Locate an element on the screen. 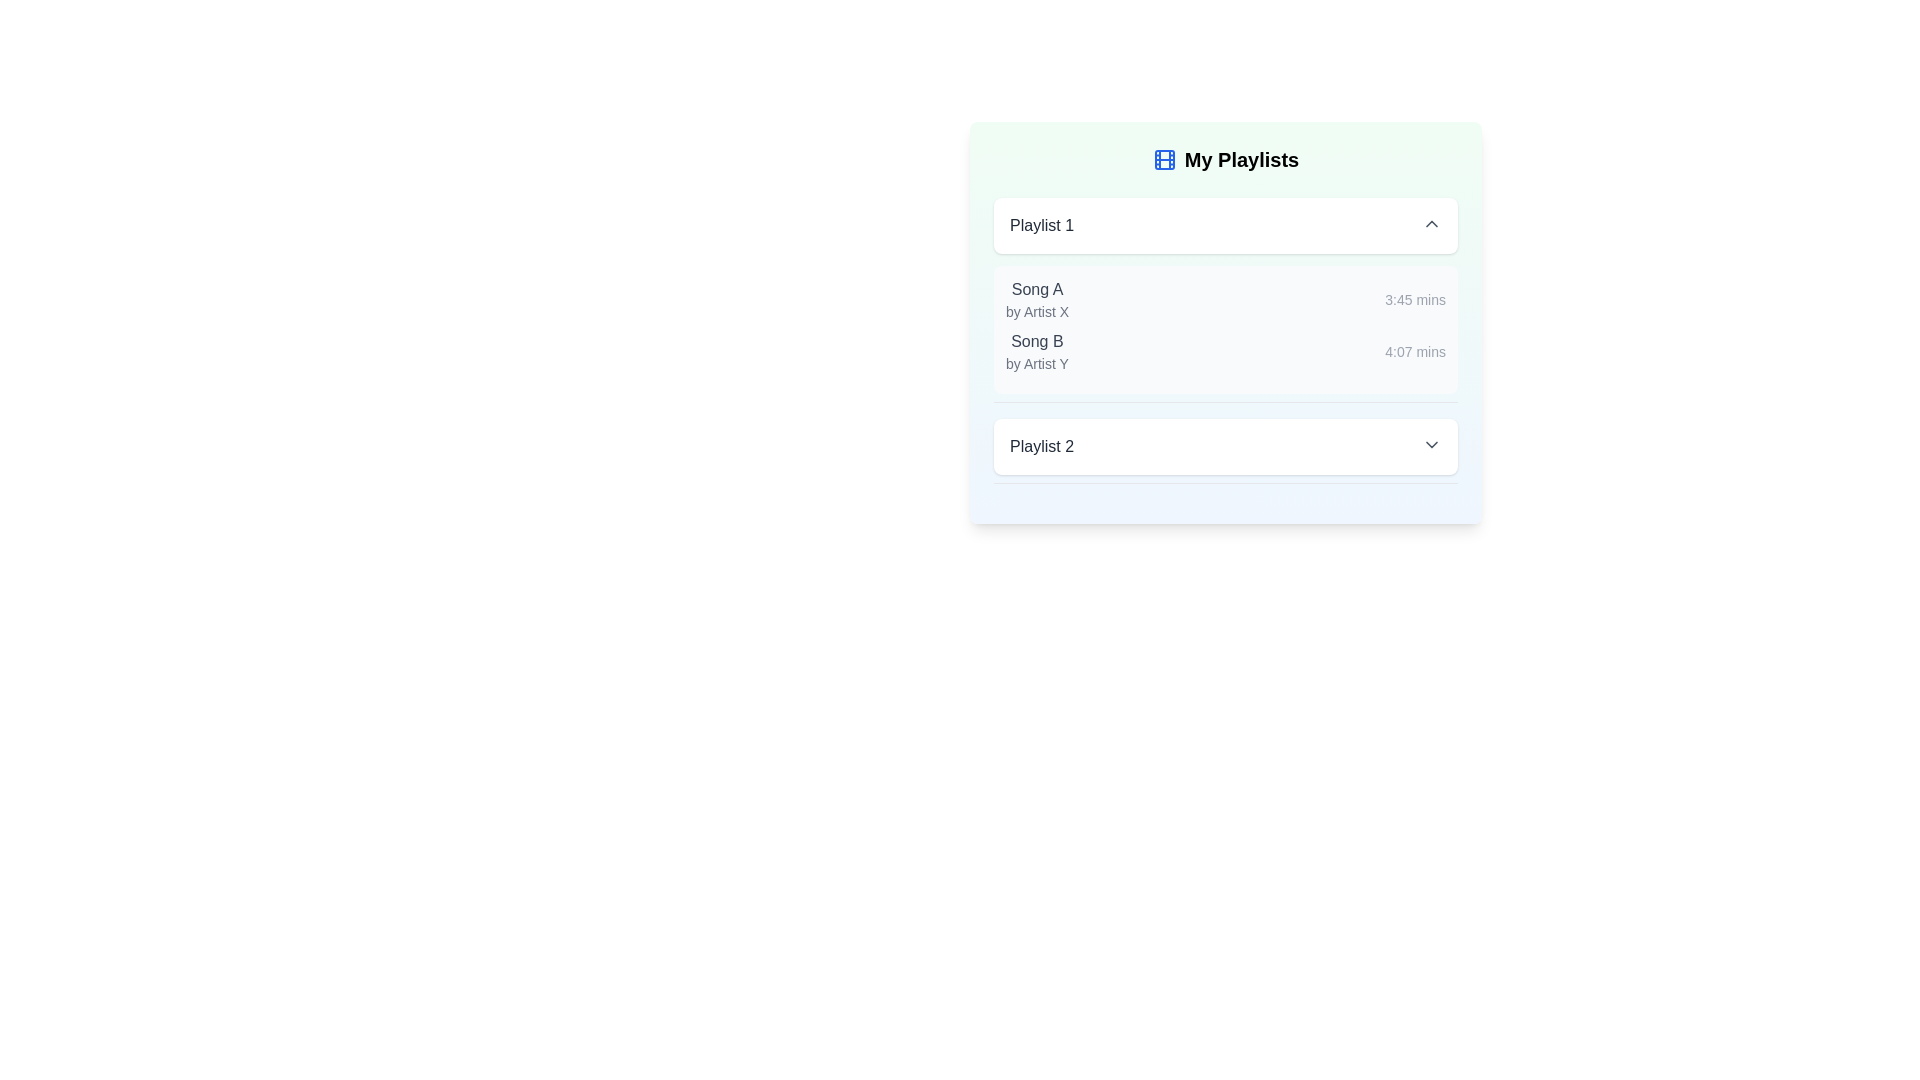 The width and height of the screenshot is (1920, 1080). the static text label that serves as the title of a song entry in the playlist, located below the 'Playlist 1' header in the 'My Playlists' interface is located at coordinates (1037, 289).